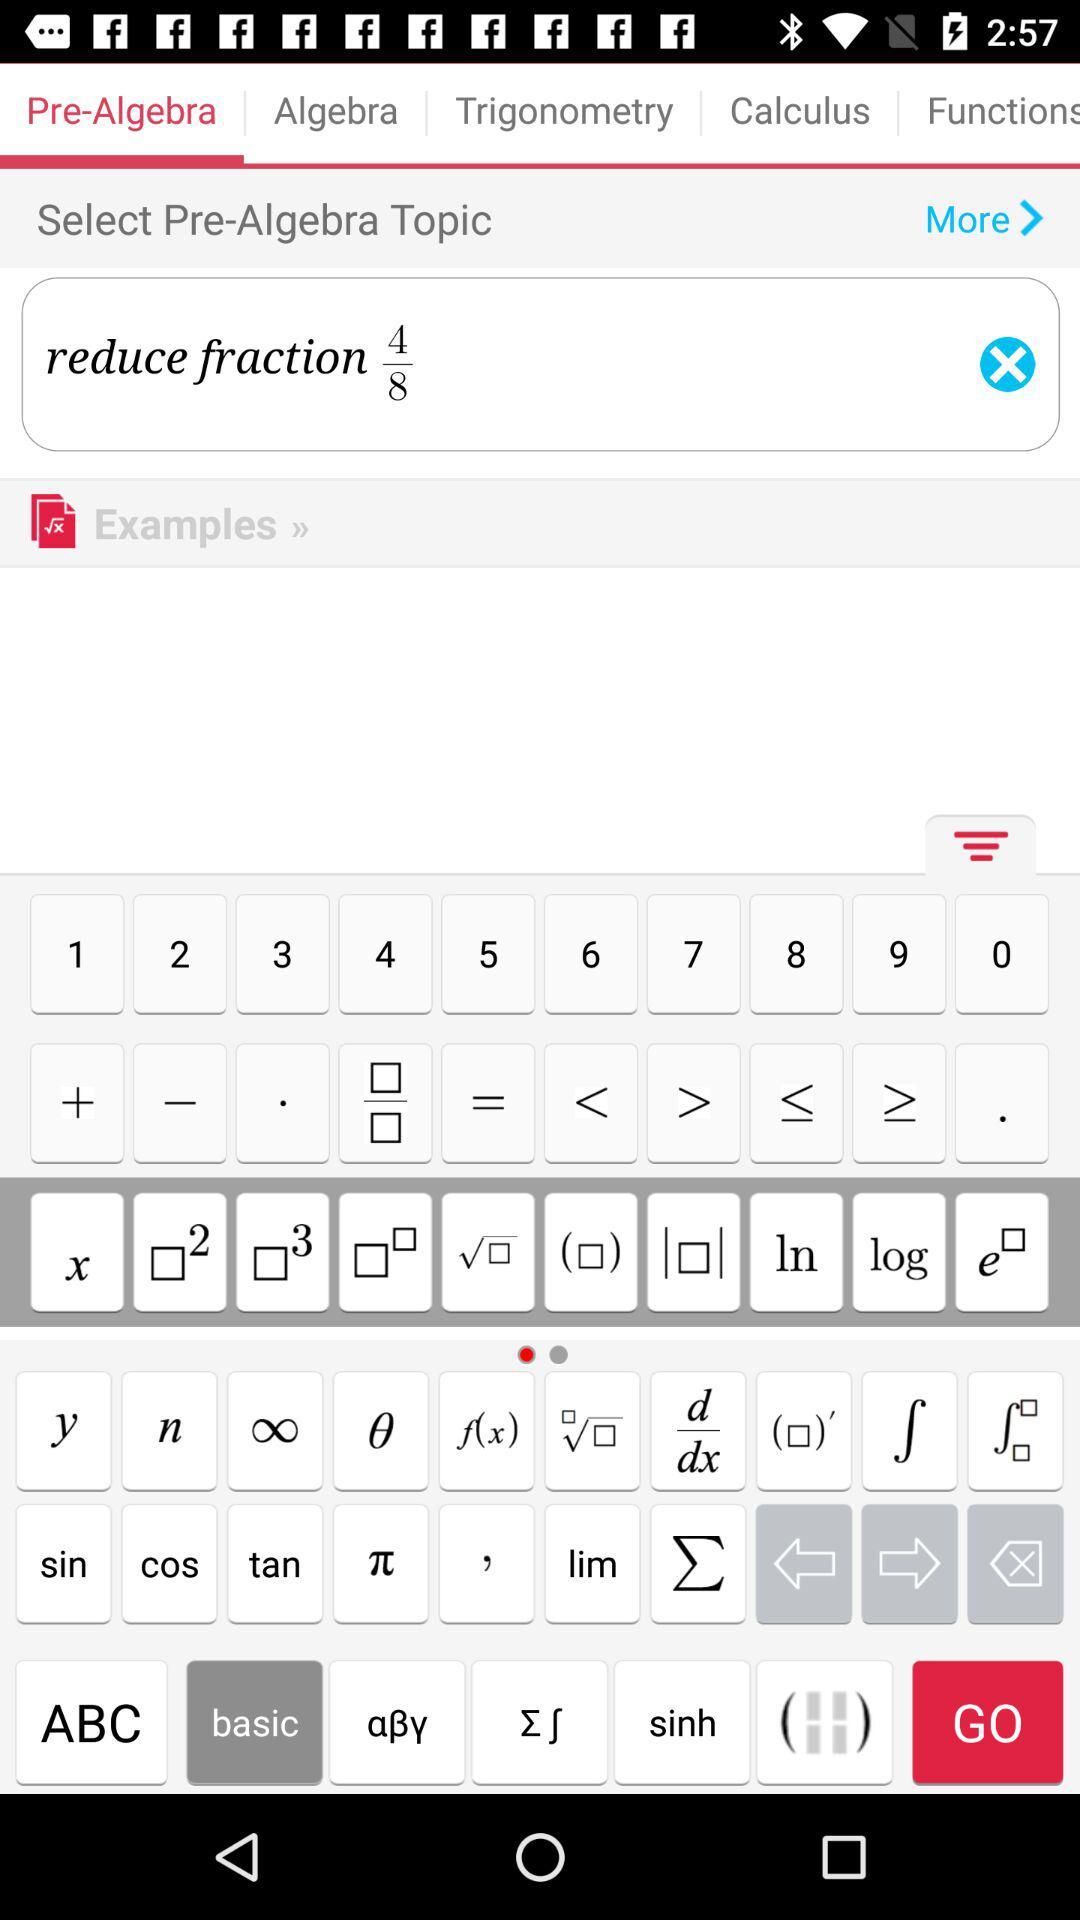 Image resolution: width=1080 pixels, height=1920 pixels. I want to click on keywords button, so click(486, 1429).